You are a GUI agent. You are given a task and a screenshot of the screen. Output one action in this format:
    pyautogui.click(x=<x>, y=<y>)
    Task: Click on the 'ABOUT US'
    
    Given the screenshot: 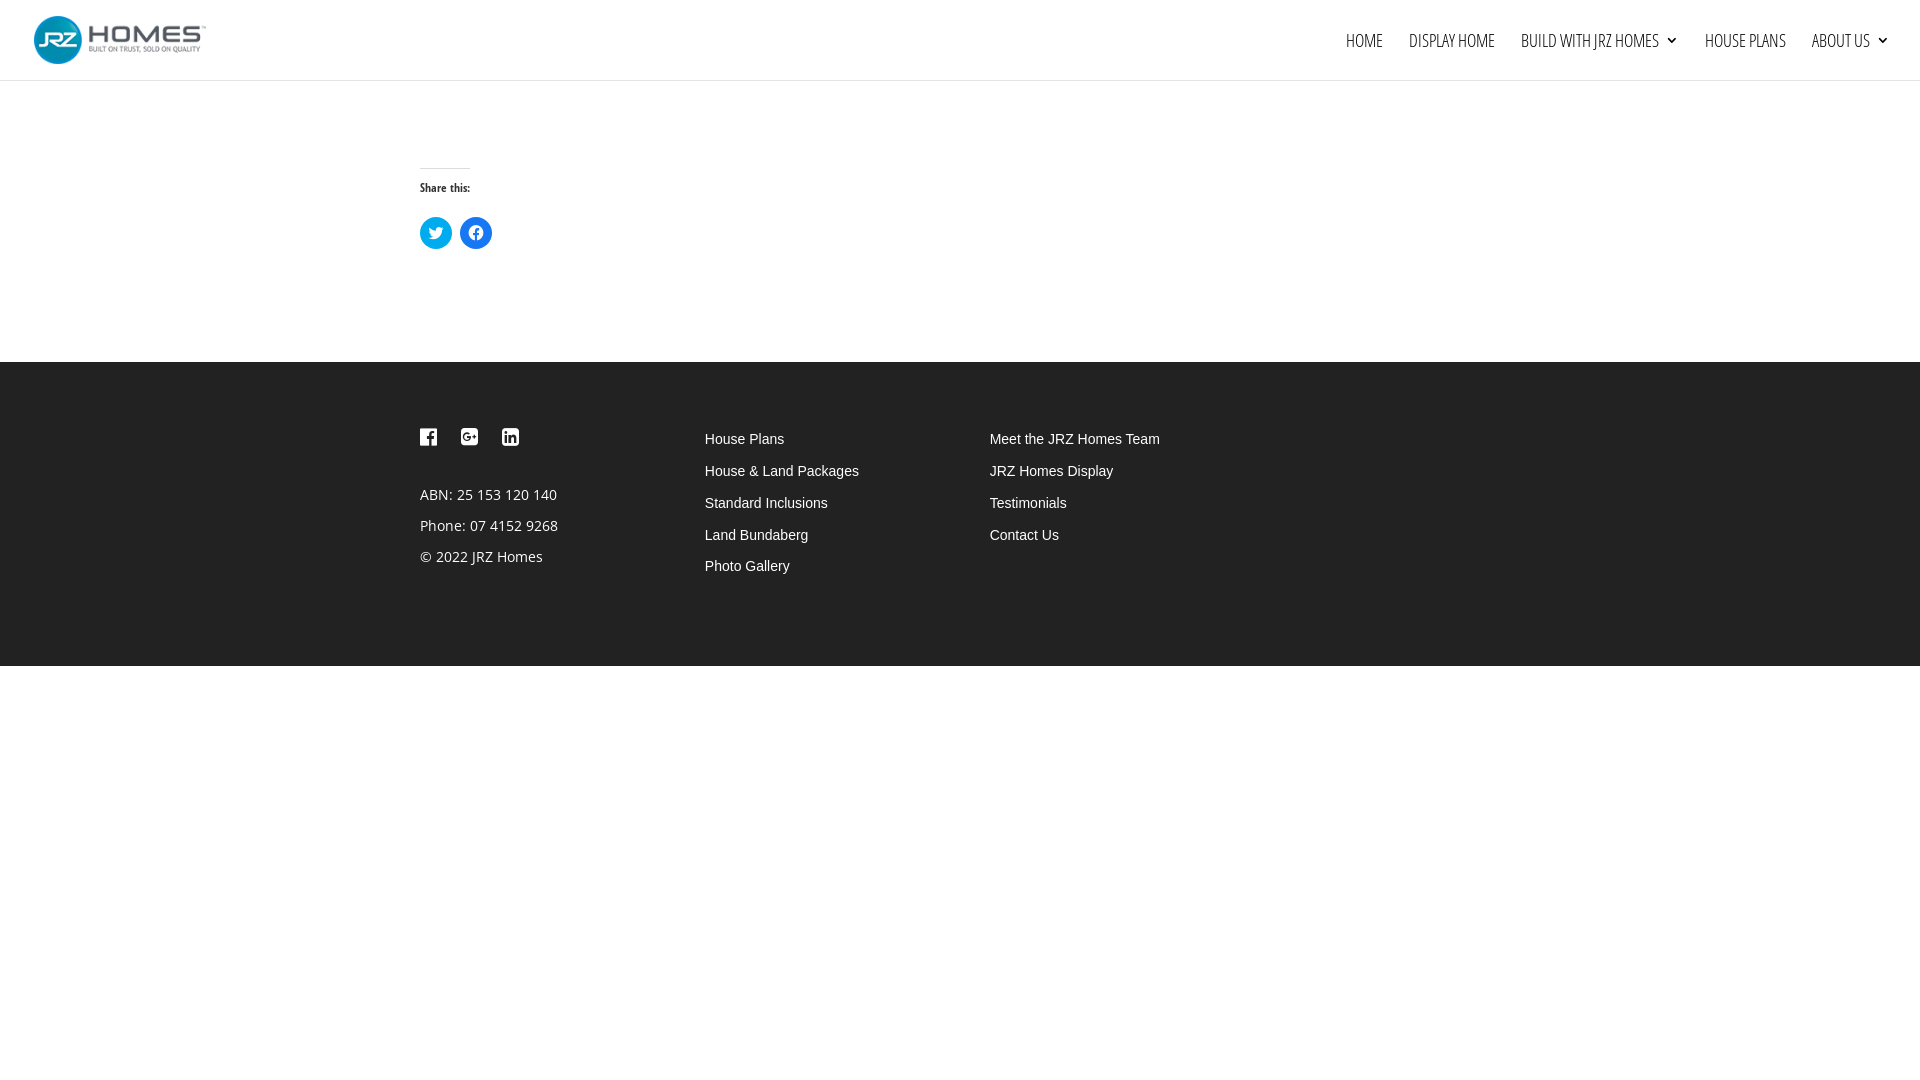 What is the action you would take?
    pyautogui.click(x=1850, y=55)
    